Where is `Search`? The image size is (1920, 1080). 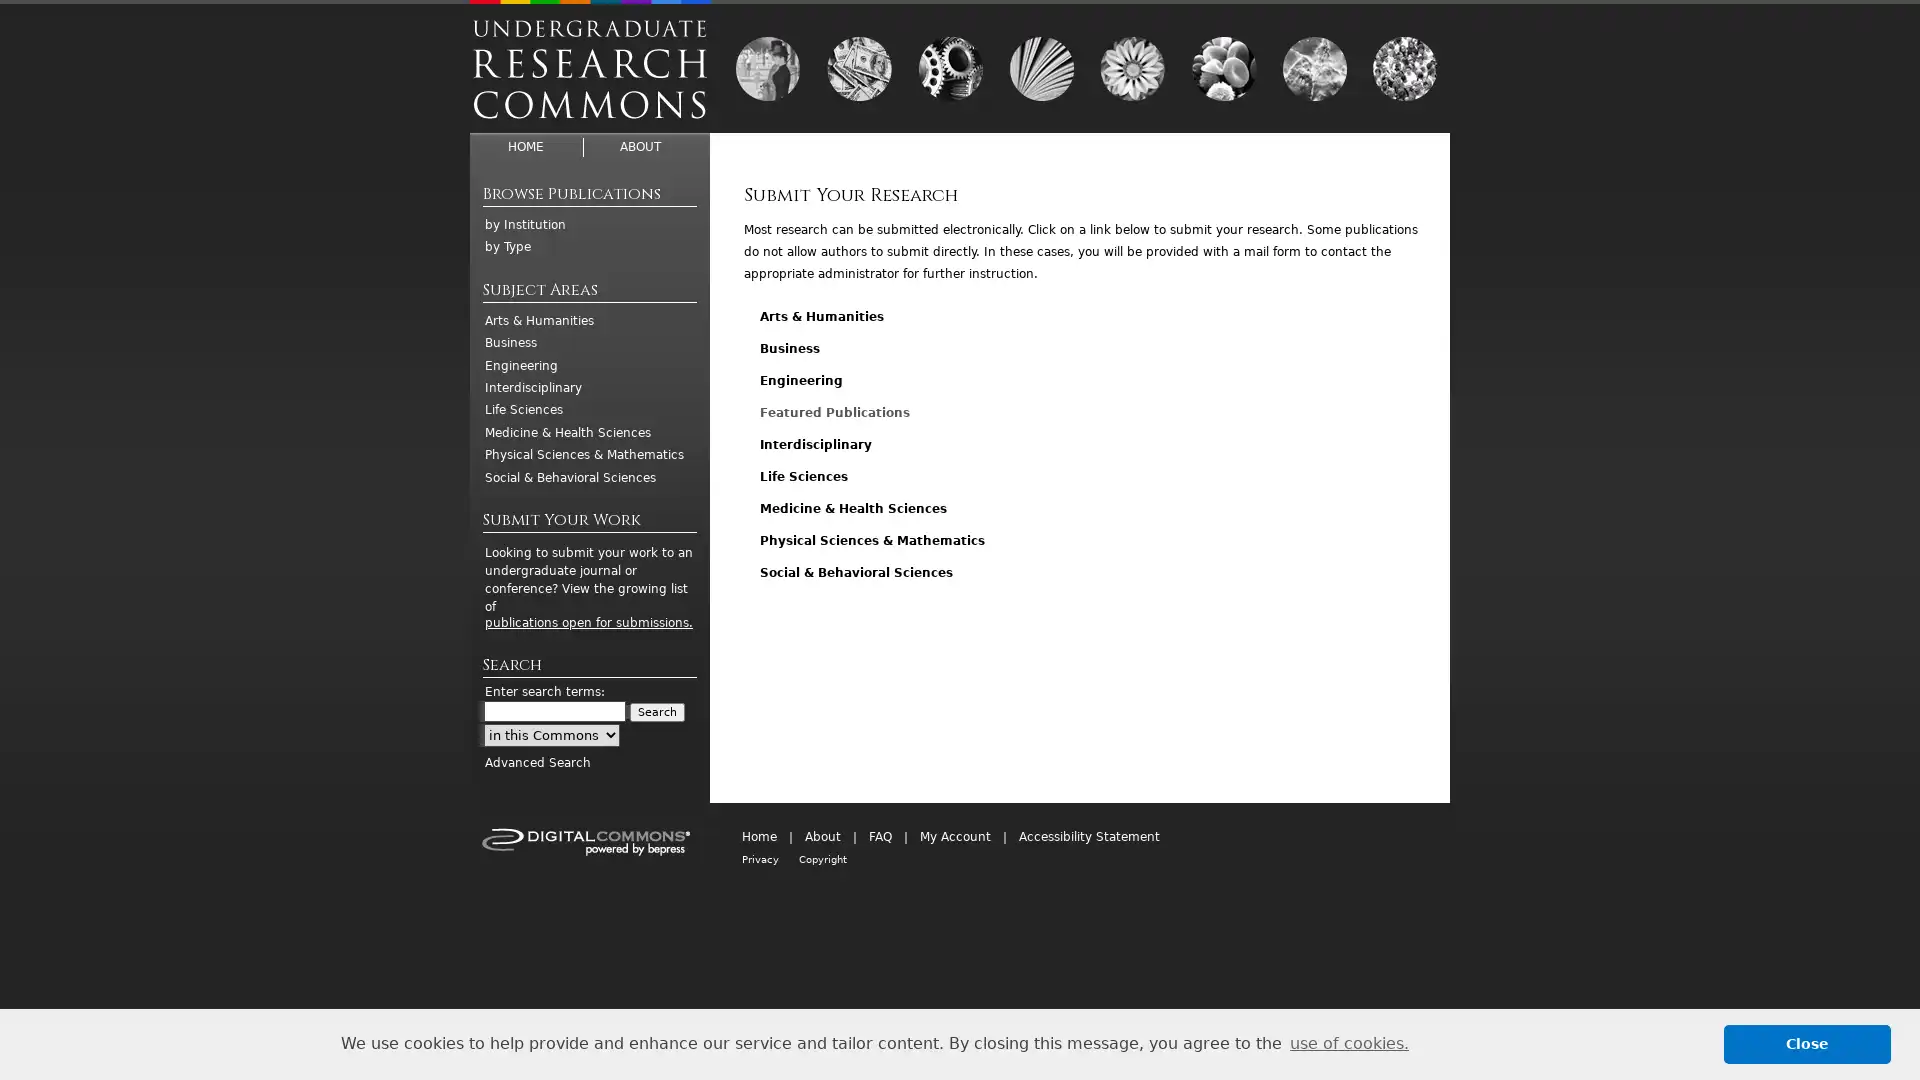 Search is located at coordinates (657, 711).